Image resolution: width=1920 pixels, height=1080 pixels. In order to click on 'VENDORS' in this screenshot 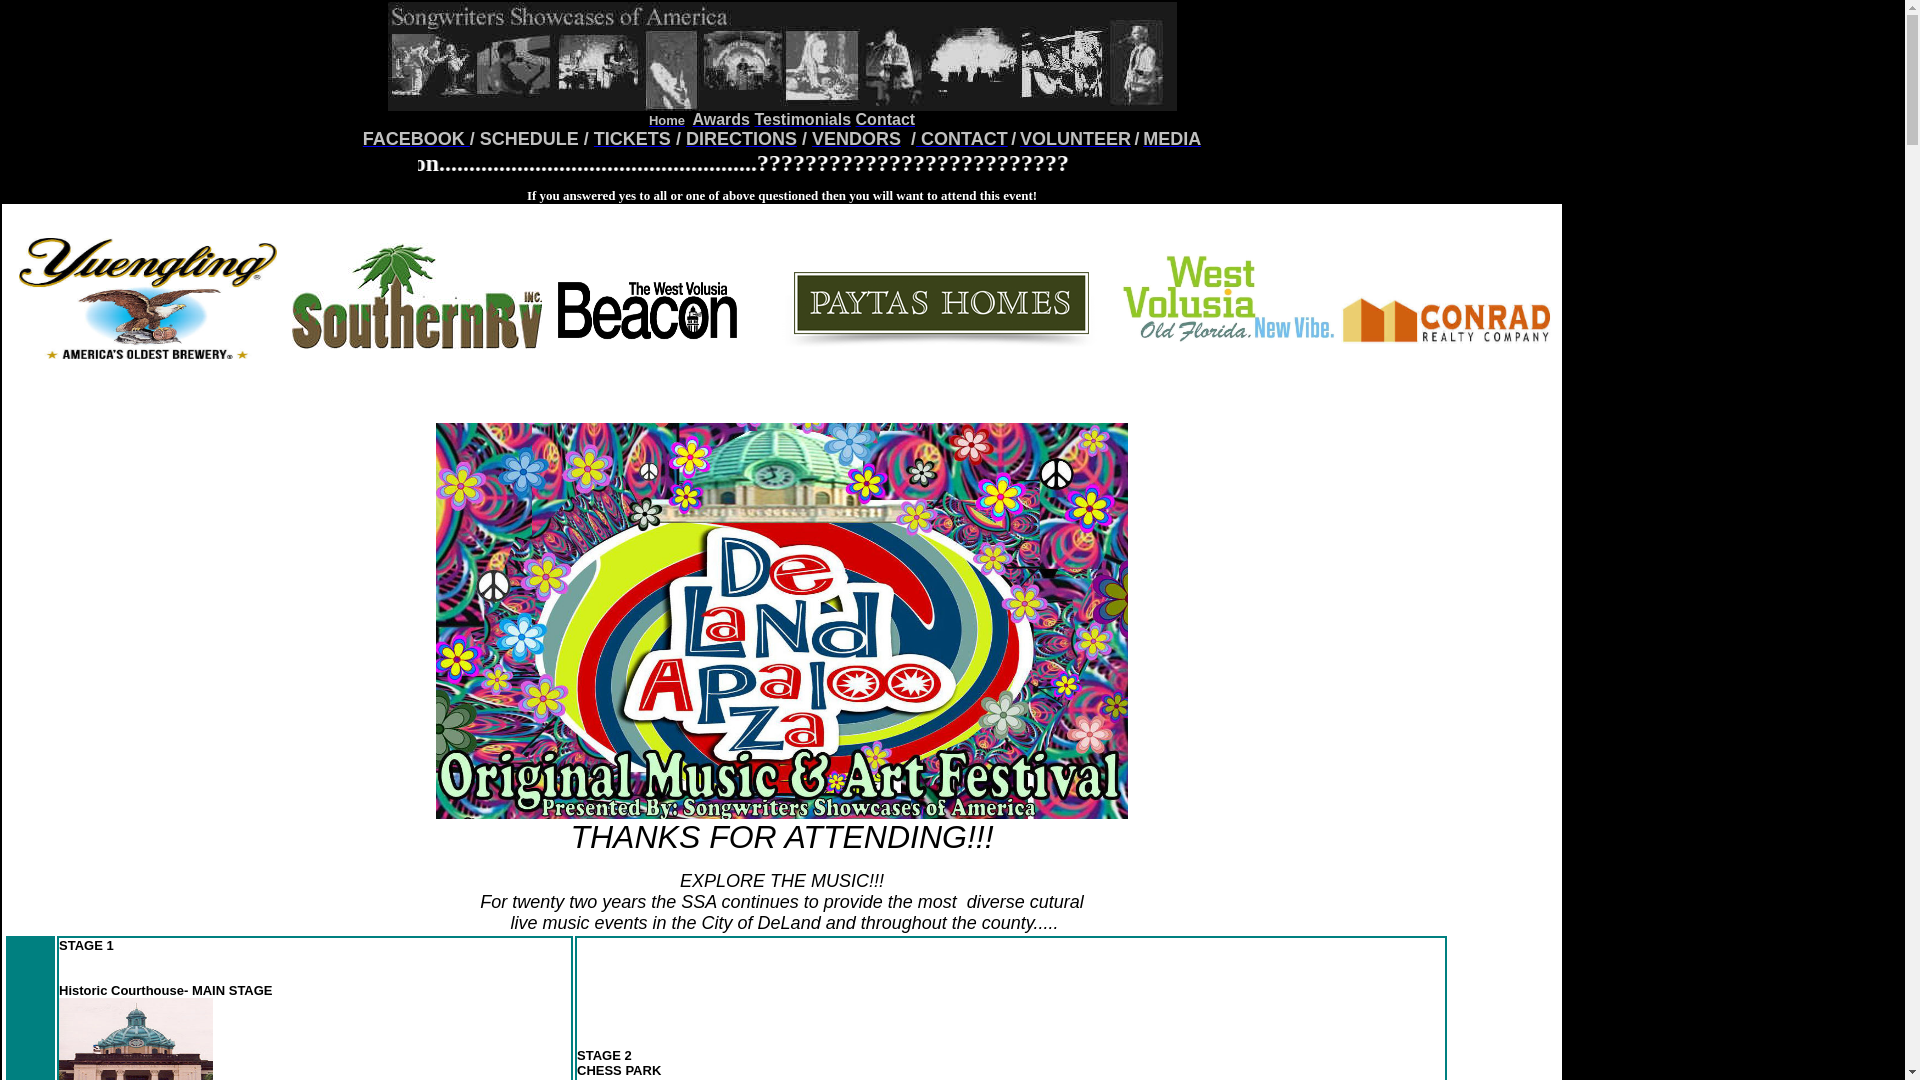, I will do `click(856, 137)`.